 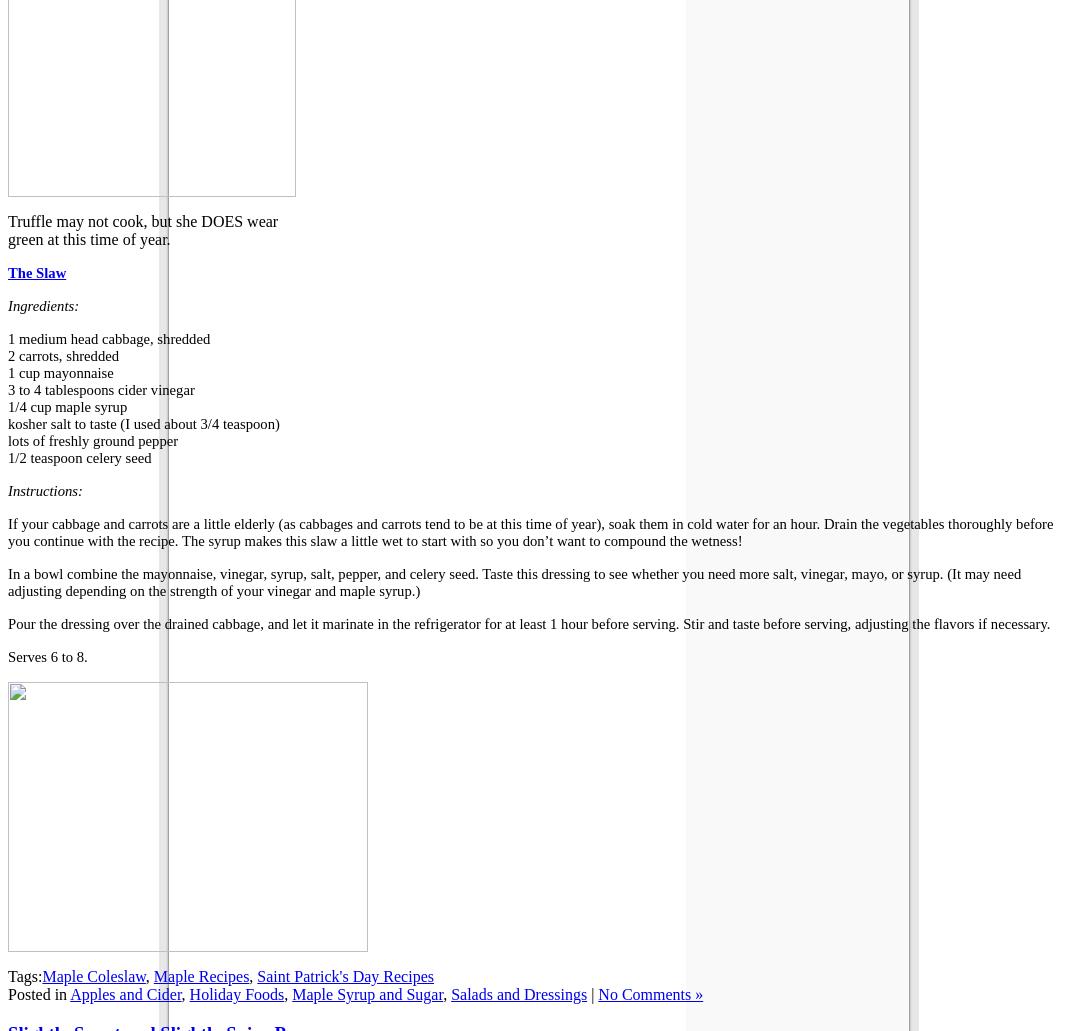 I want to click on '3 to 4 tablespoons cider vinegar', so click(x=6, y=389).